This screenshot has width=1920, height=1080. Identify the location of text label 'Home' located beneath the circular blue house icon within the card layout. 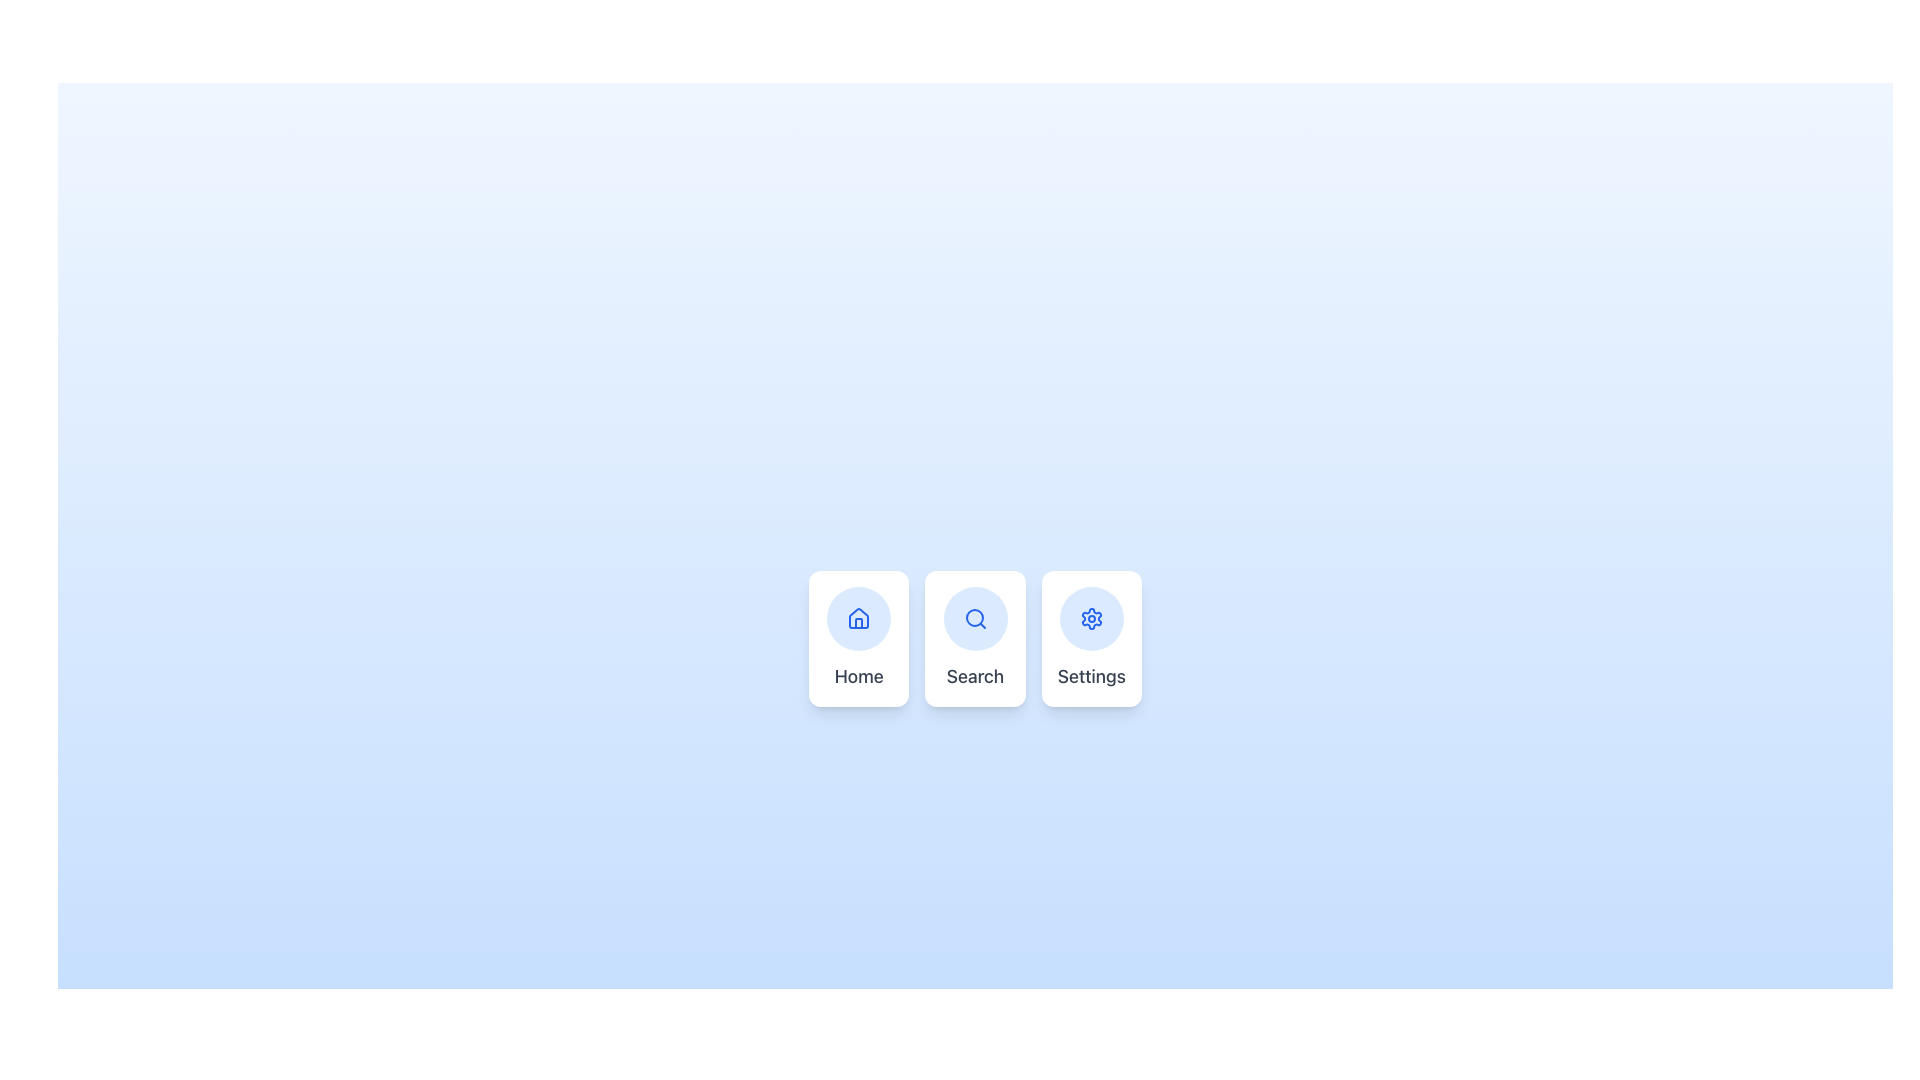
(859, 676).